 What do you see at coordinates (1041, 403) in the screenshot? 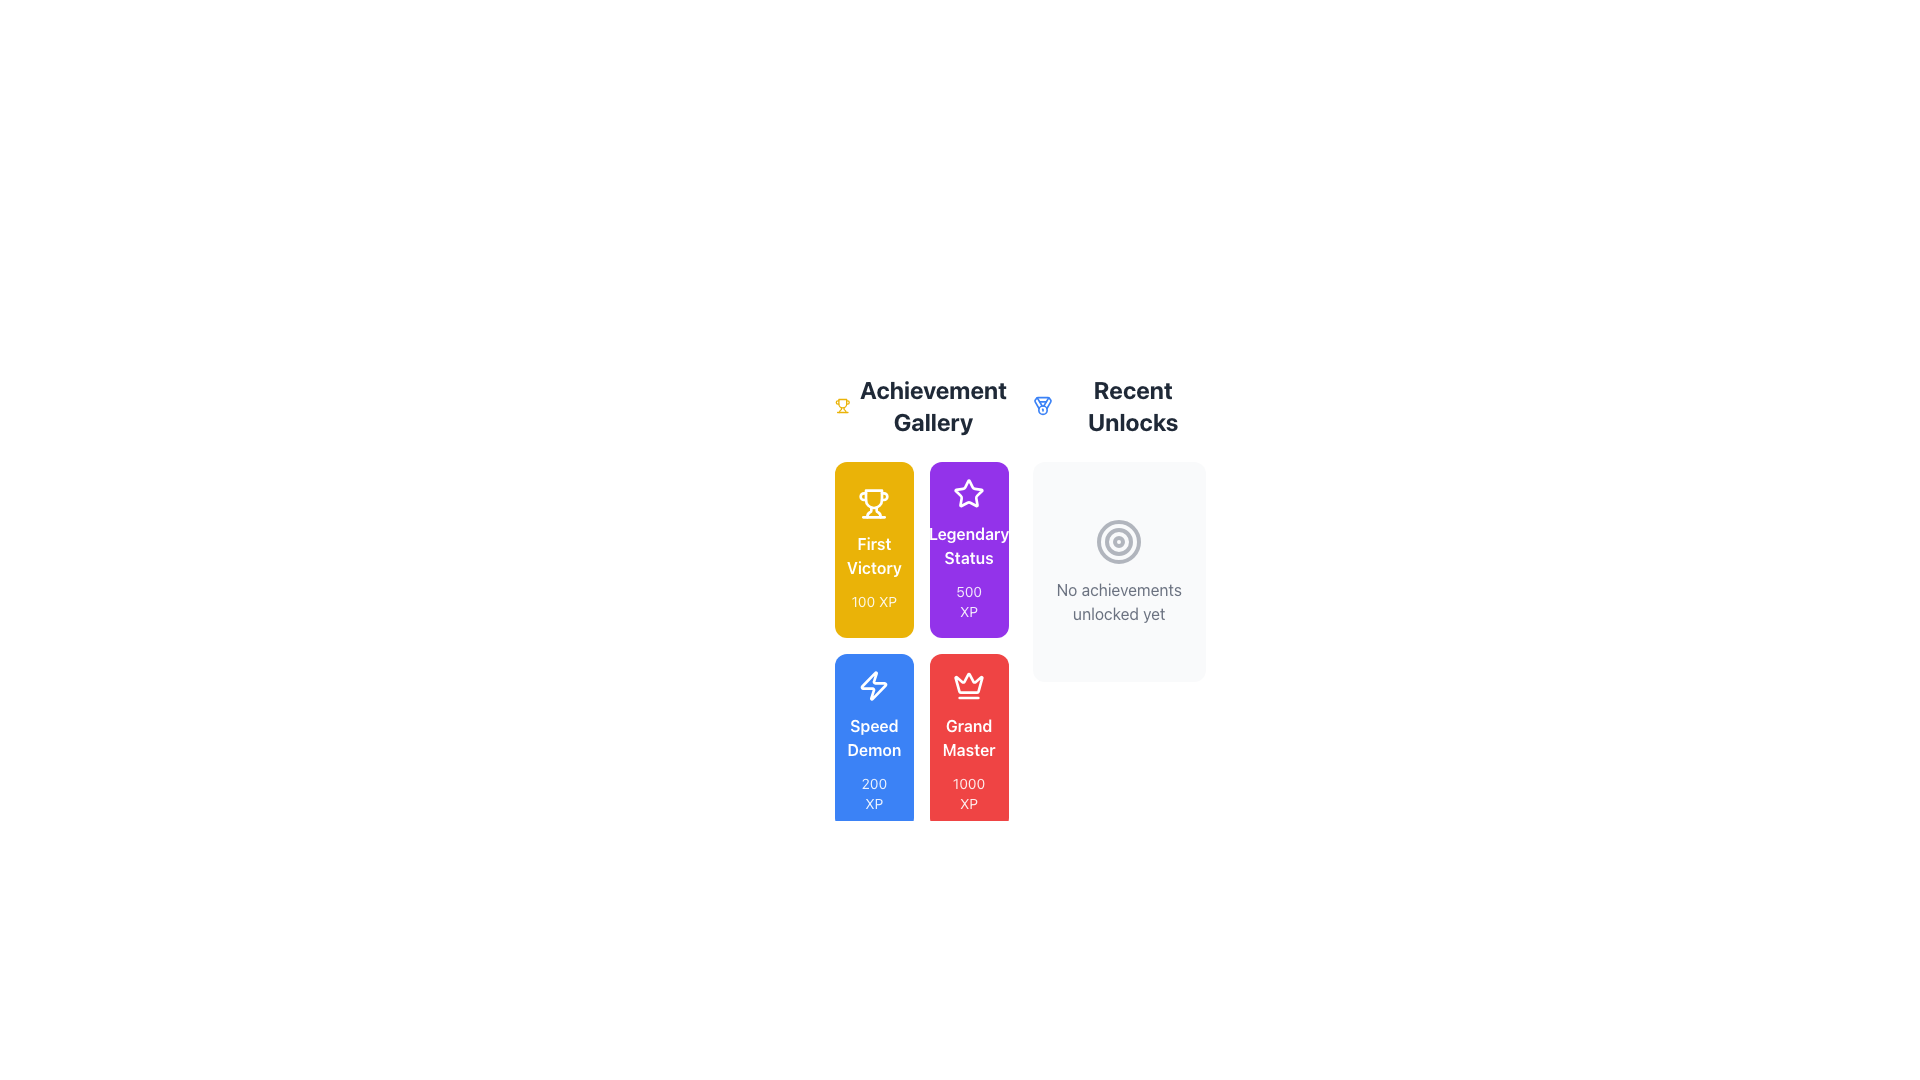
I see `the minimalistic vector badge icon resembling a medal located in the 'Recent Unlocks' section` at bounding box center [1041, 403].